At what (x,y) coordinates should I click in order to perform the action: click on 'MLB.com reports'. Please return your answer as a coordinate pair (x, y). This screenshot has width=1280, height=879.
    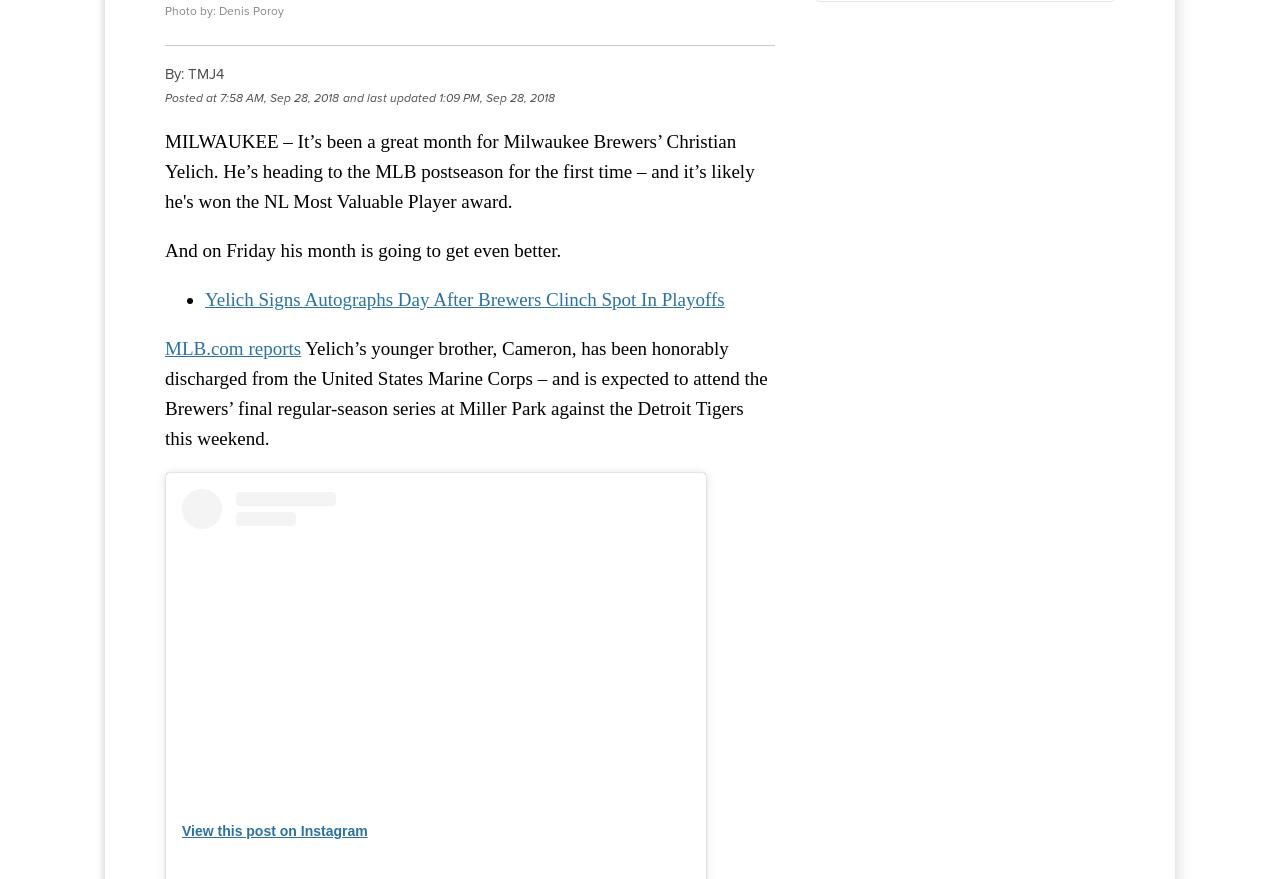
    Looking at the image, I should click on (232, 347).